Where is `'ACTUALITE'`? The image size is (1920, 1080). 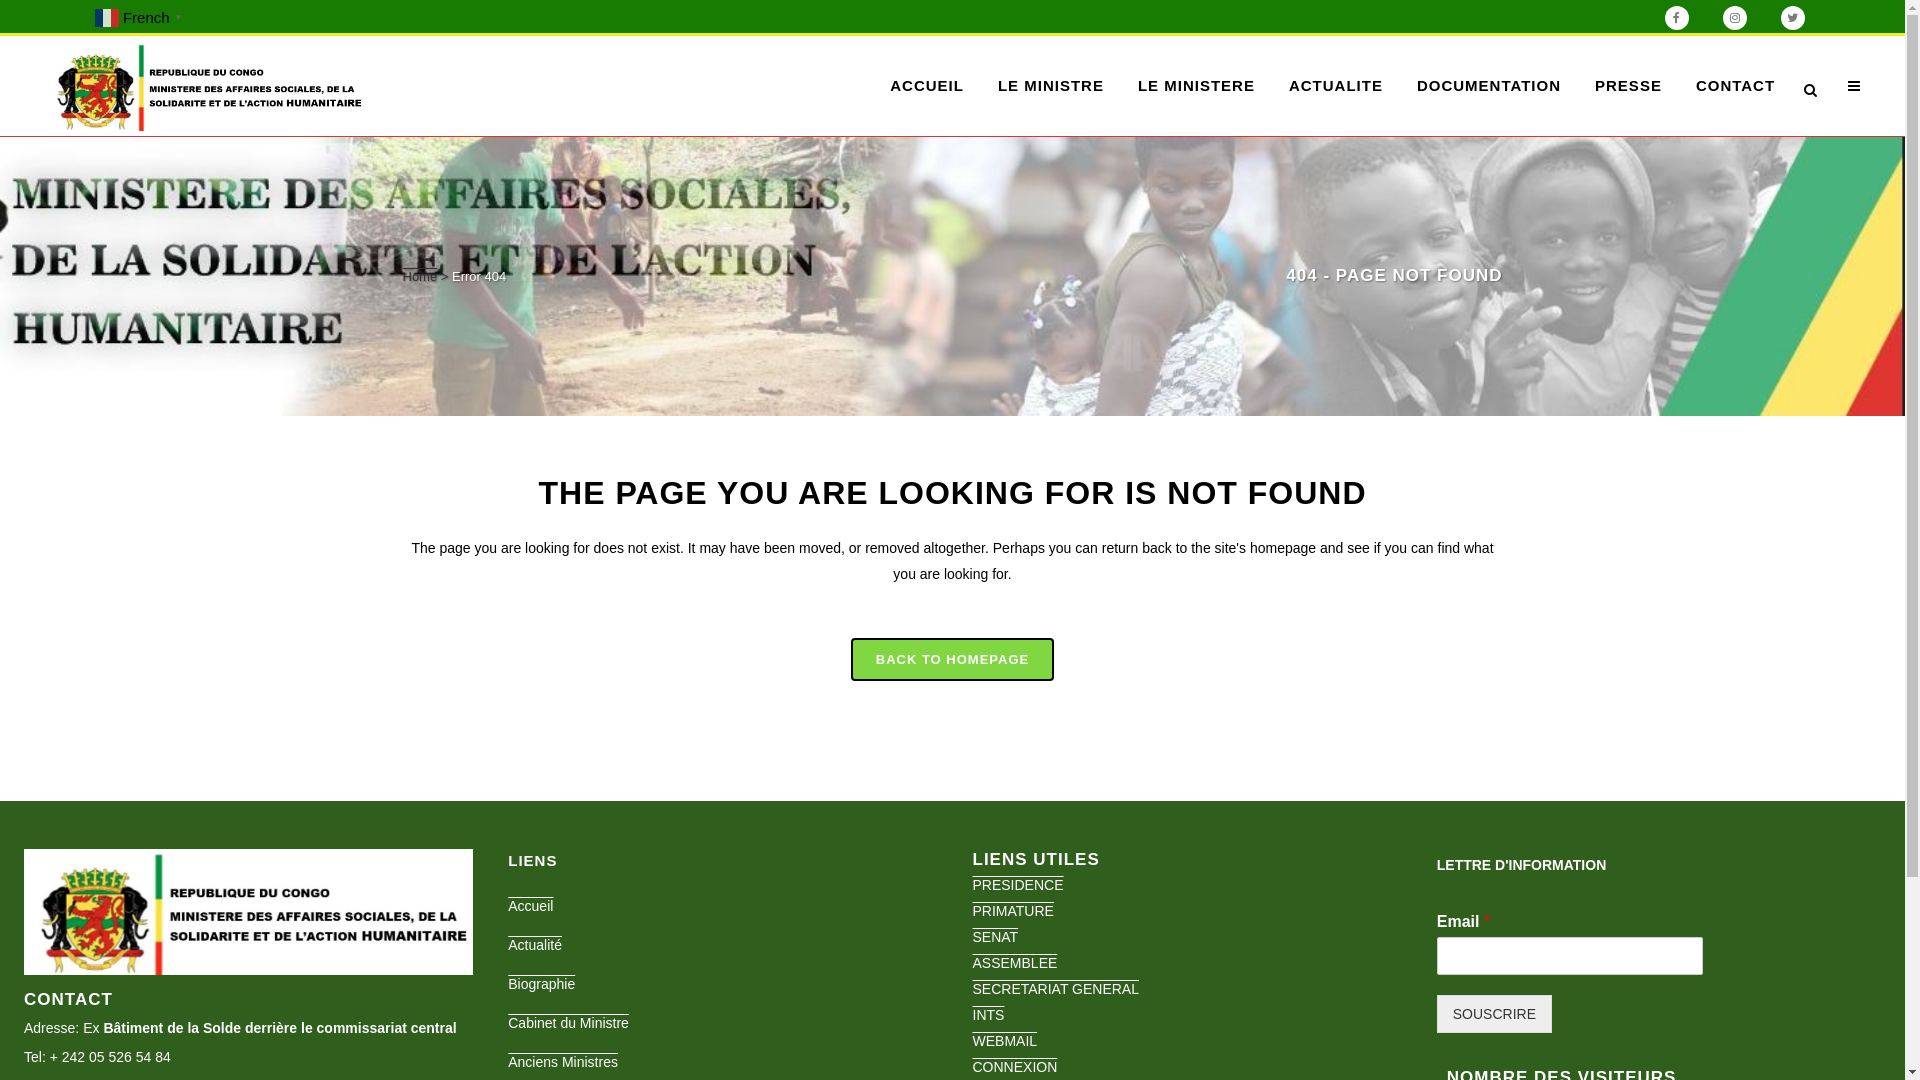
'ACTUALITE' is located at coordinates (1335, 84).